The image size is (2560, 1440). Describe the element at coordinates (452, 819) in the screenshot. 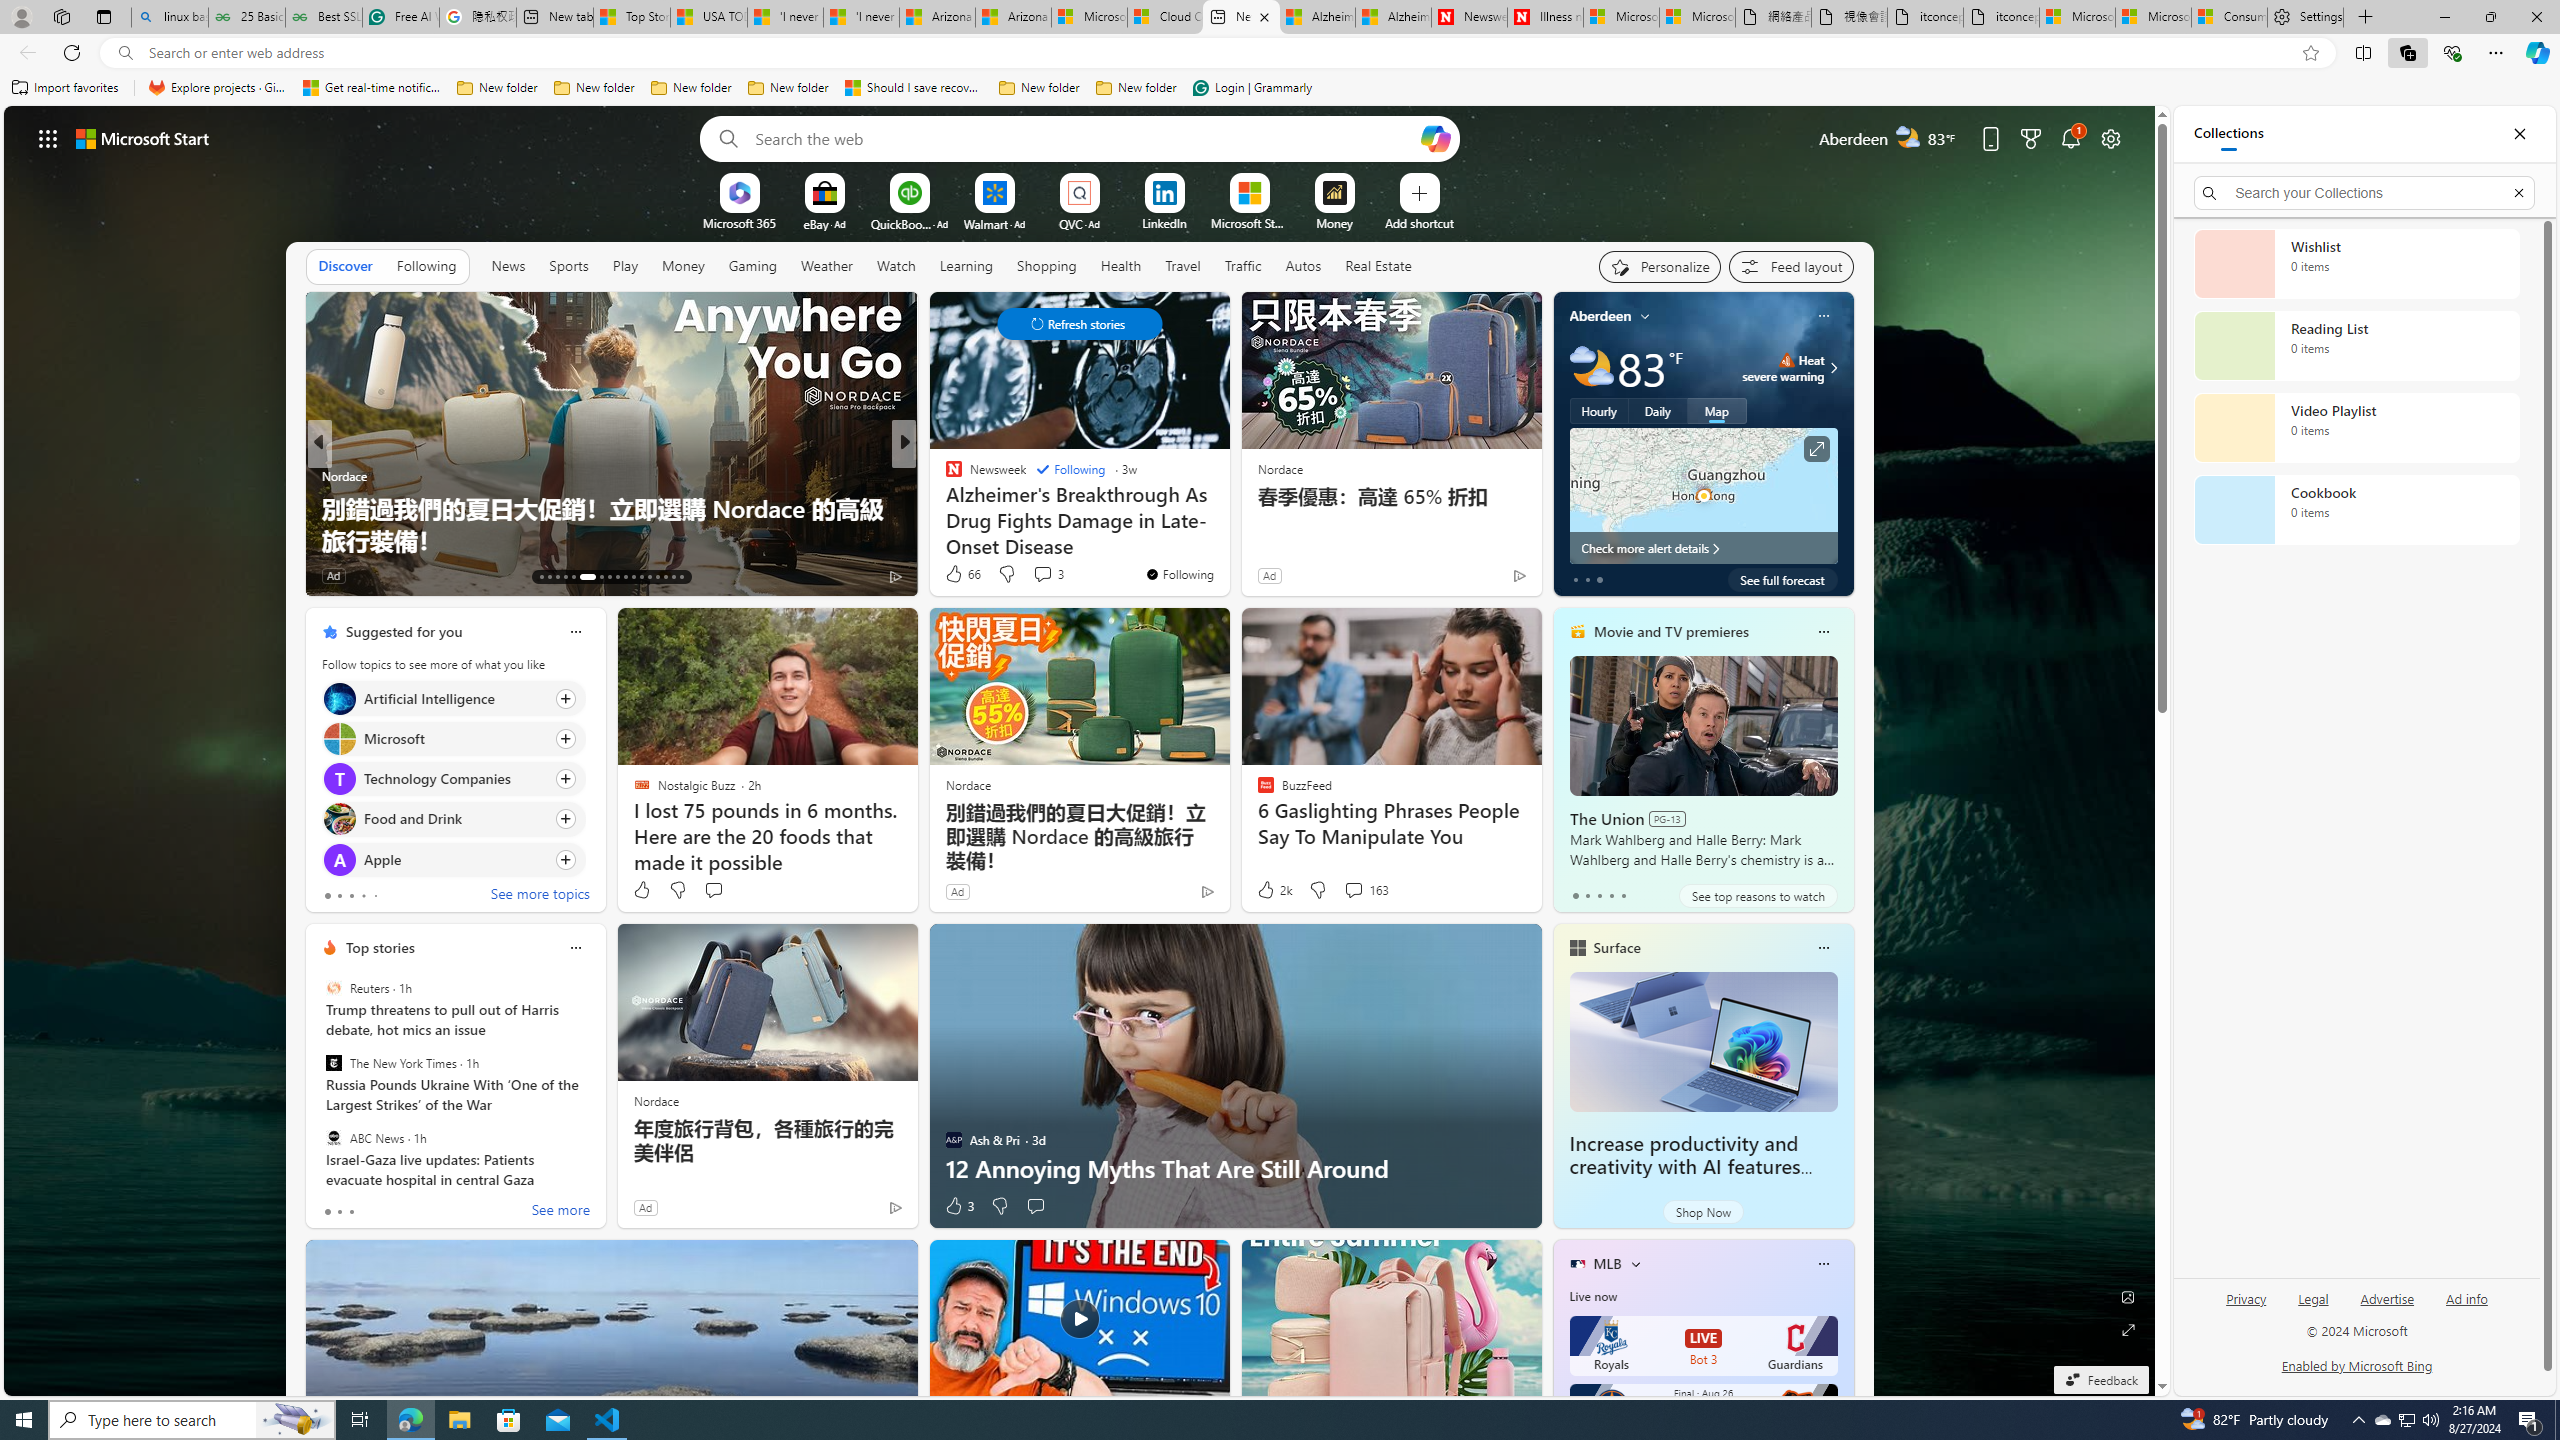

I see `'Click to follow topic Food and Drink'` at that location.